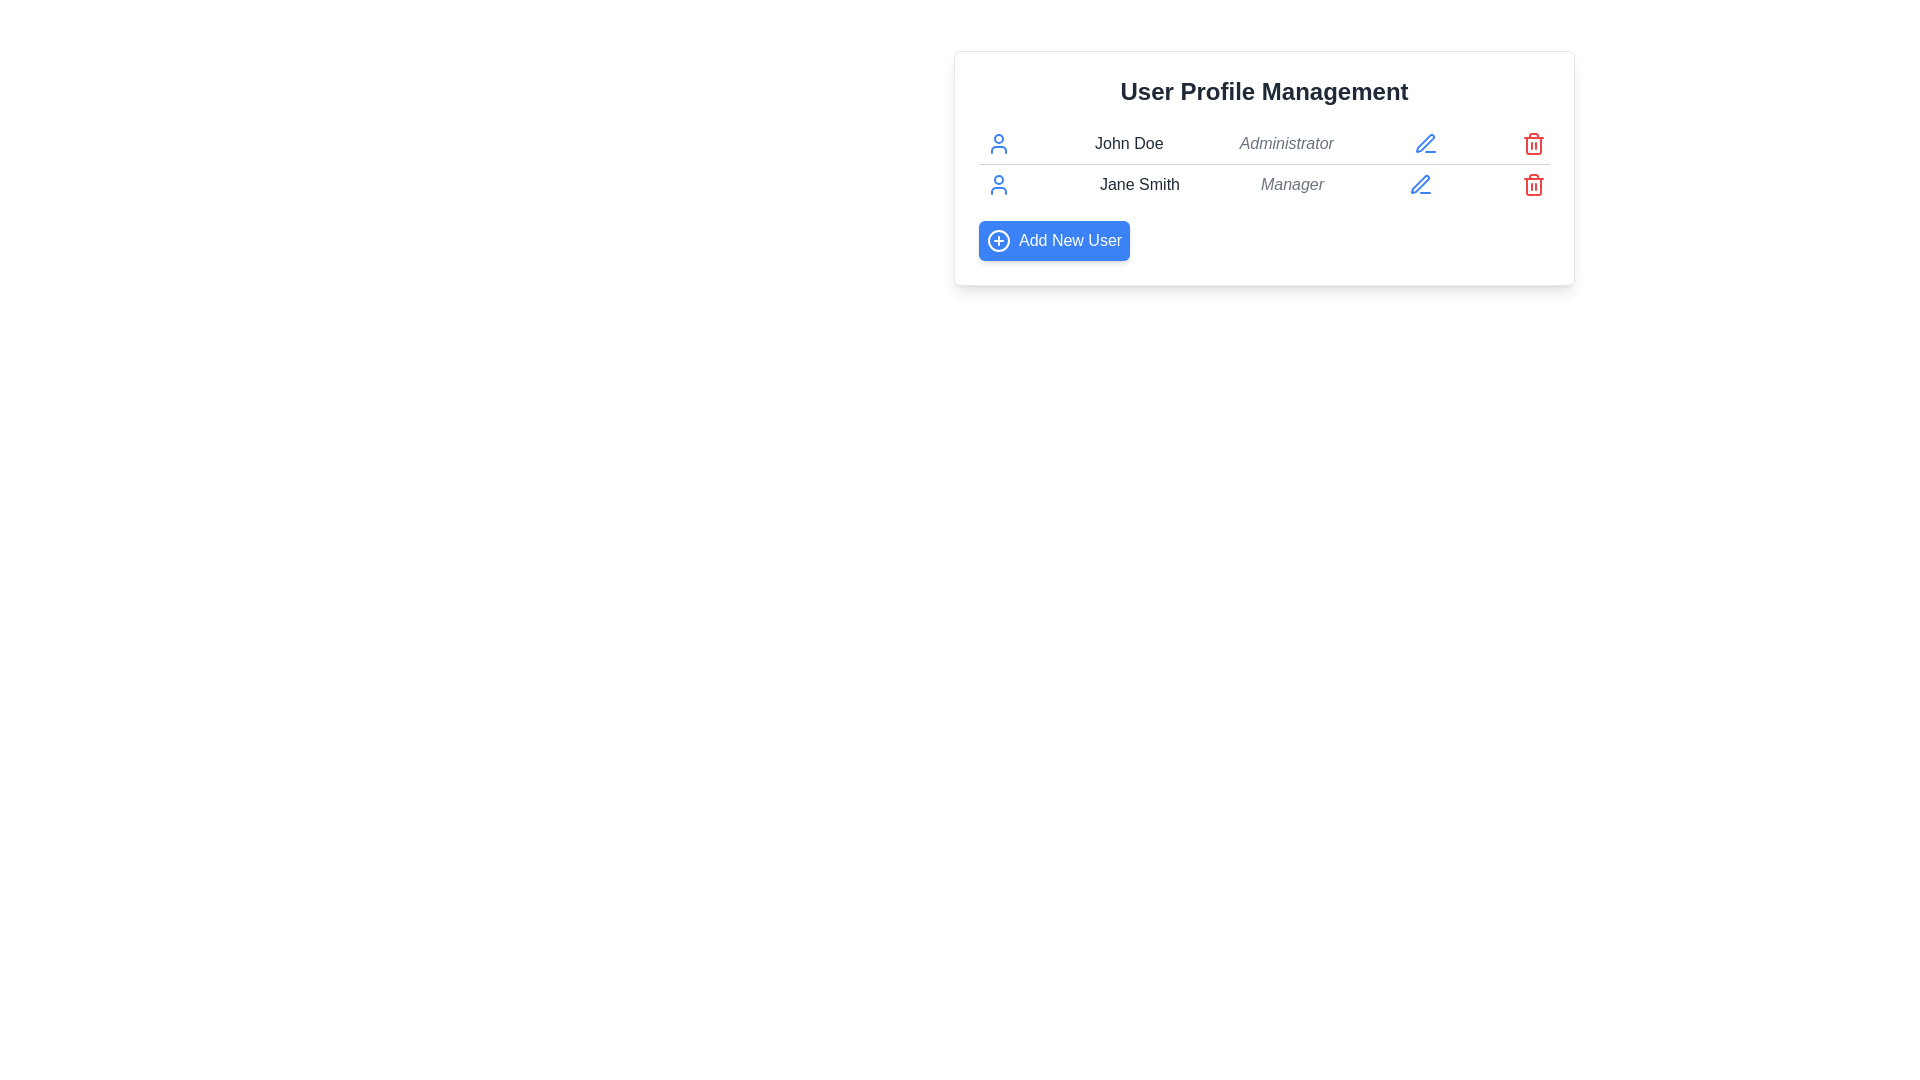 This screenshot has width=1920, height=1080. What do you see at coordinates (1292, 185) in the screenshot?
I see `the static text label displaying 'Manager' in italicized gray font, located adjacent to 'Jane Smith' in the second row of the user profile list` at bounding box center [1292, 185].